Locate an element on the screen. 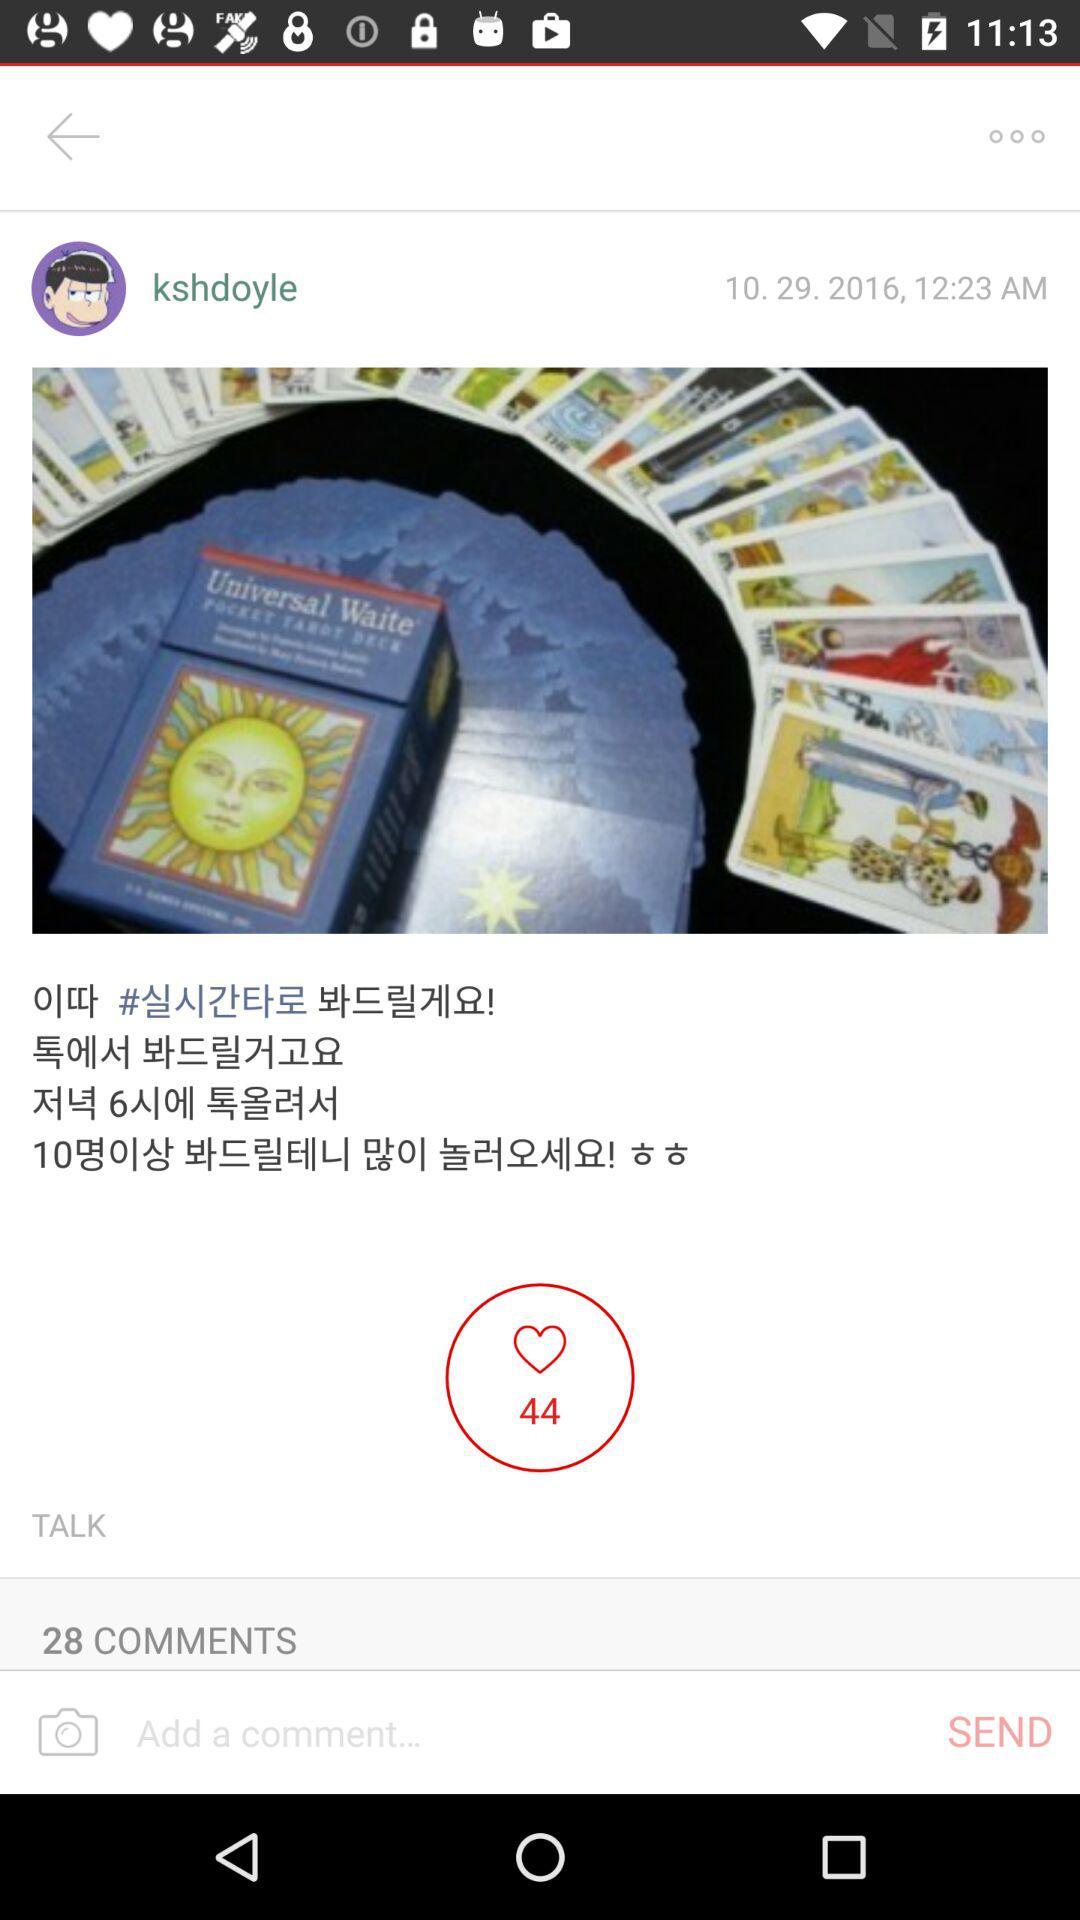 The image size is (1080, 1920). the kshdoyle item is located at coordinates (224, 287).